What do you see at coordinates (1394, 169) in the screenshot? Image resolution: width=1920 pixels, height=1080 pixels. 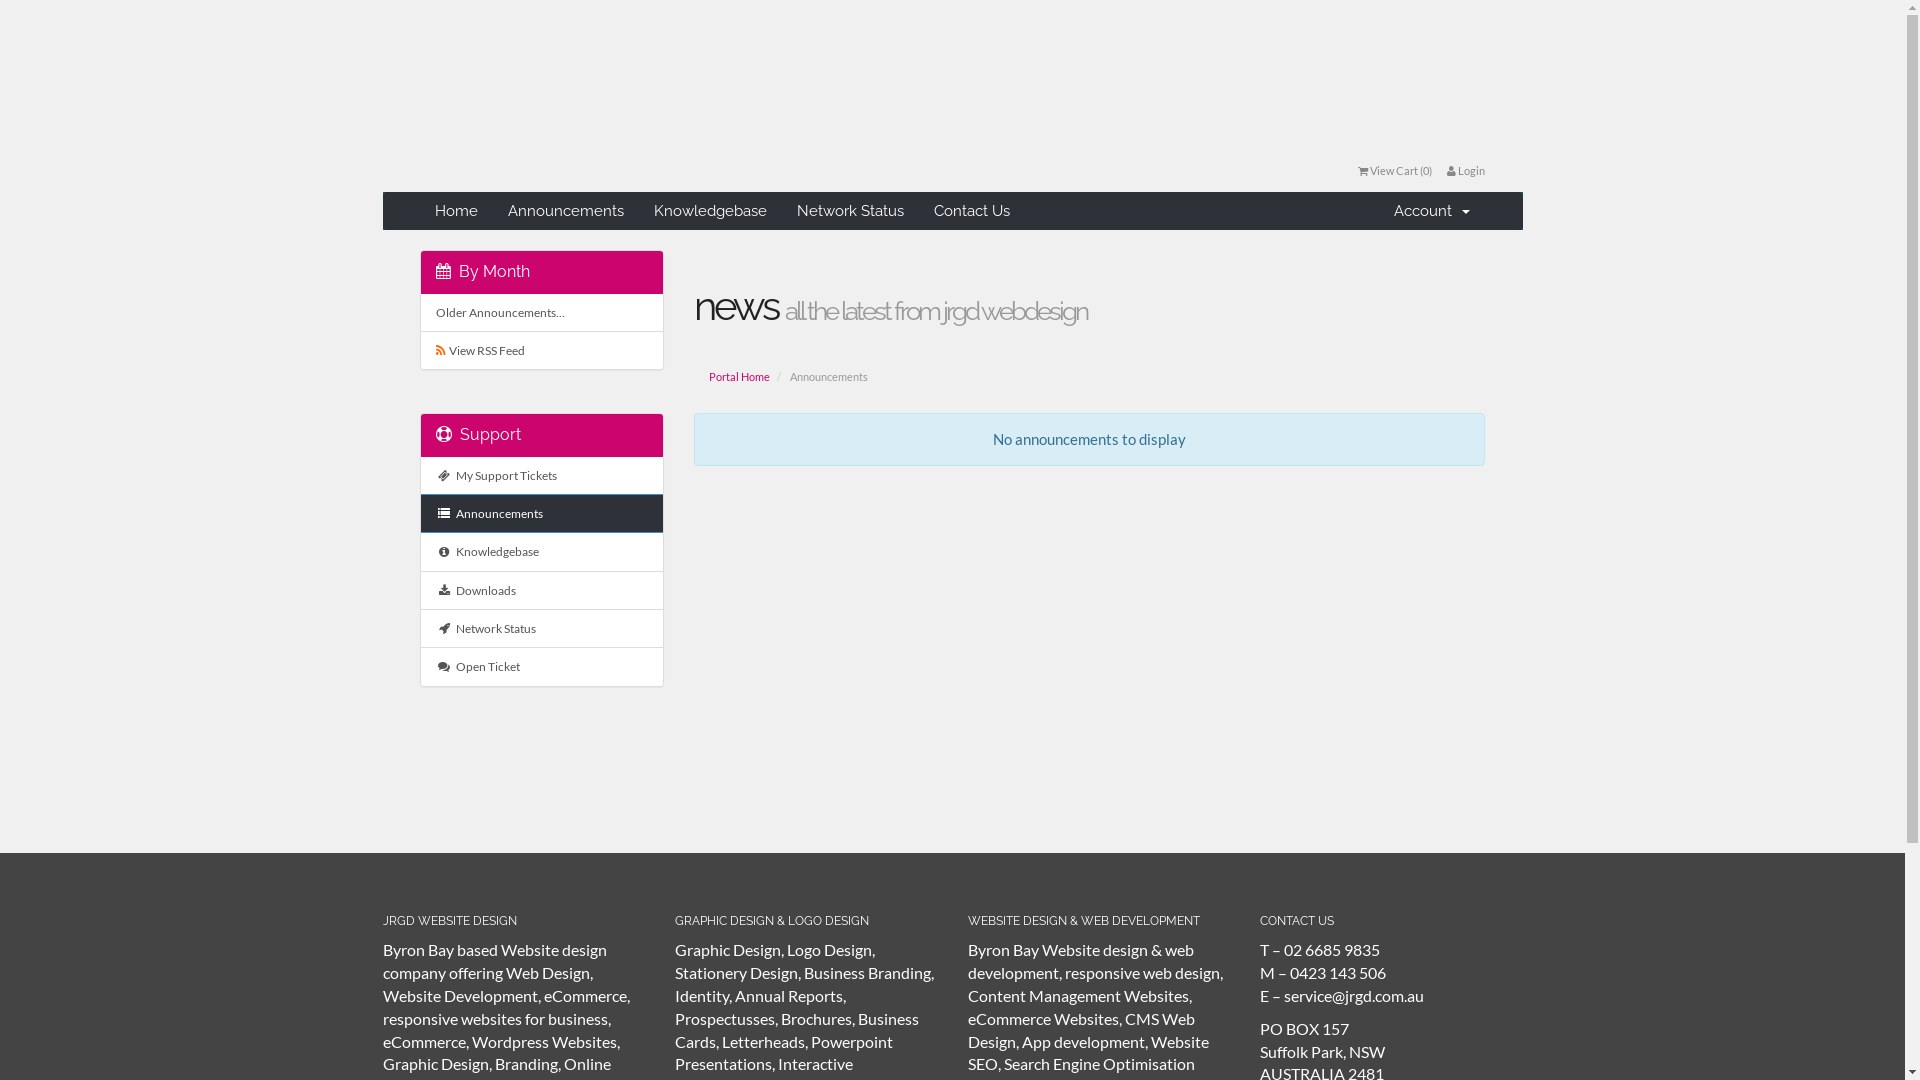 I see `'View Cart (0)'` at bounding box center [1394, 169].